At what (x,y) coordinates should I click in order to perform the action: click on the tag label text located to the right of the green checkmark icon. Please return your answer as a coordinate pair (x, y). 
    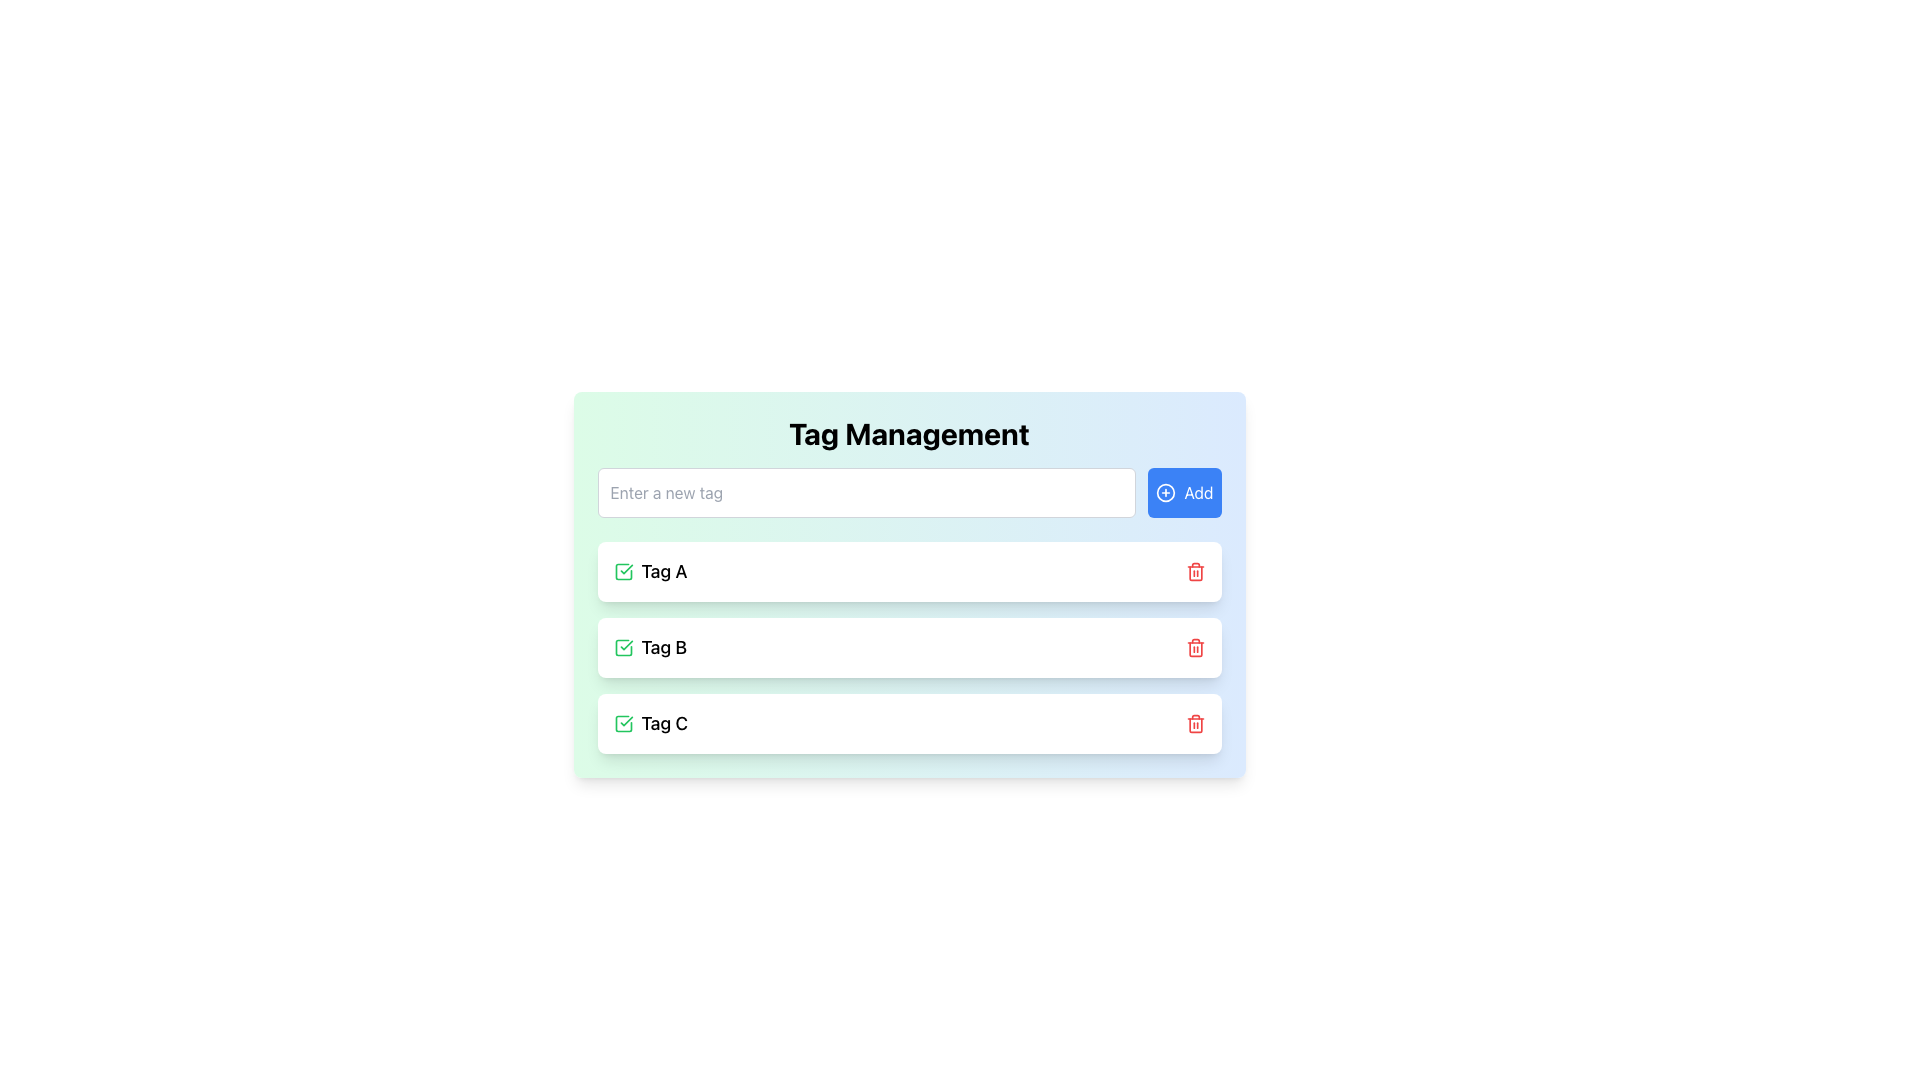
    Looking at the image, I should click on (650, 571).